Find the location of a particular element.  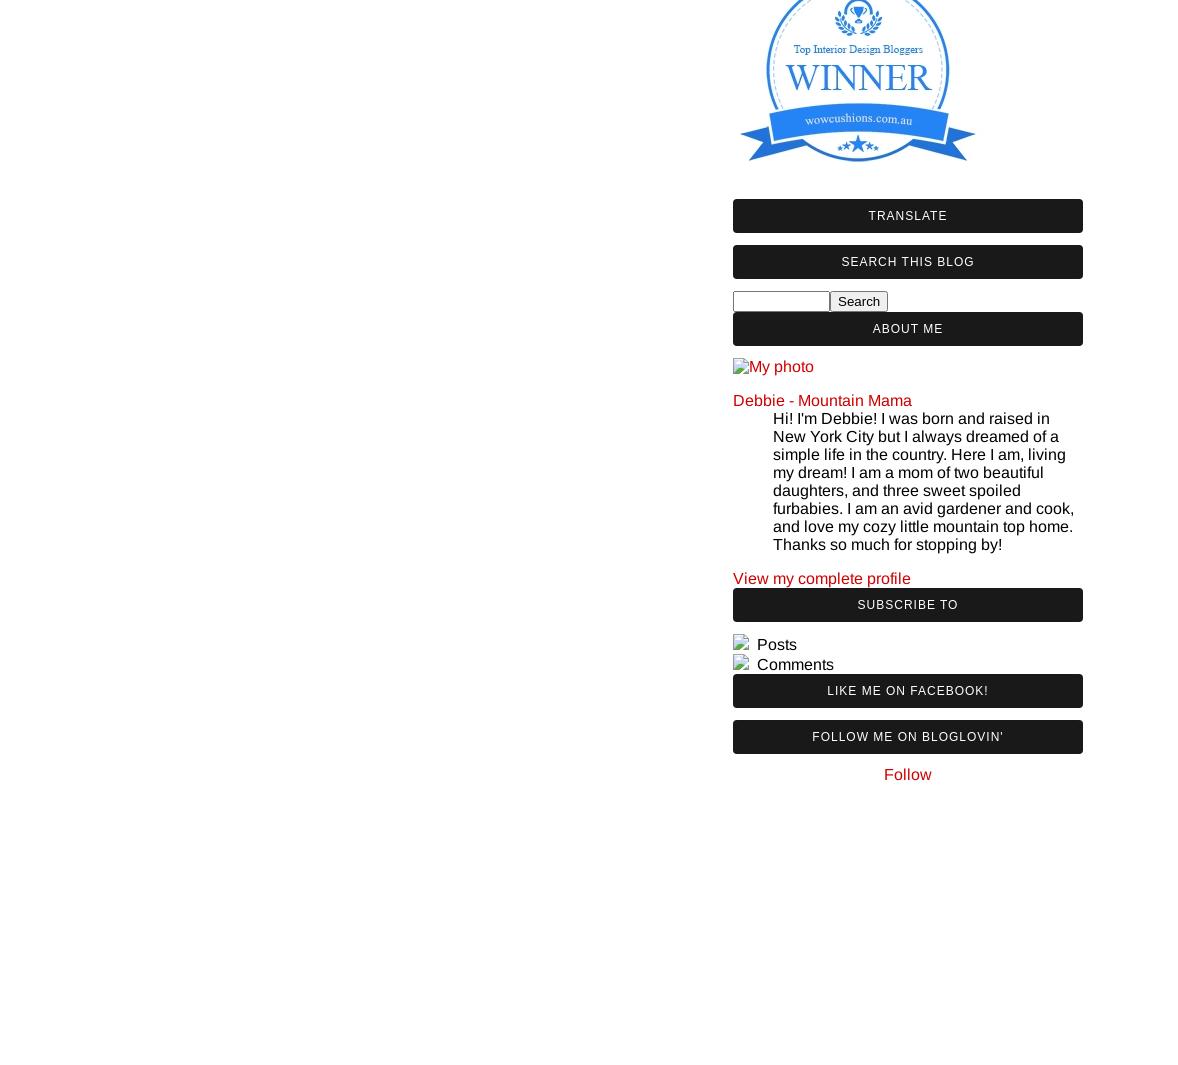

'Translate' is located at coordinates (907, 214).